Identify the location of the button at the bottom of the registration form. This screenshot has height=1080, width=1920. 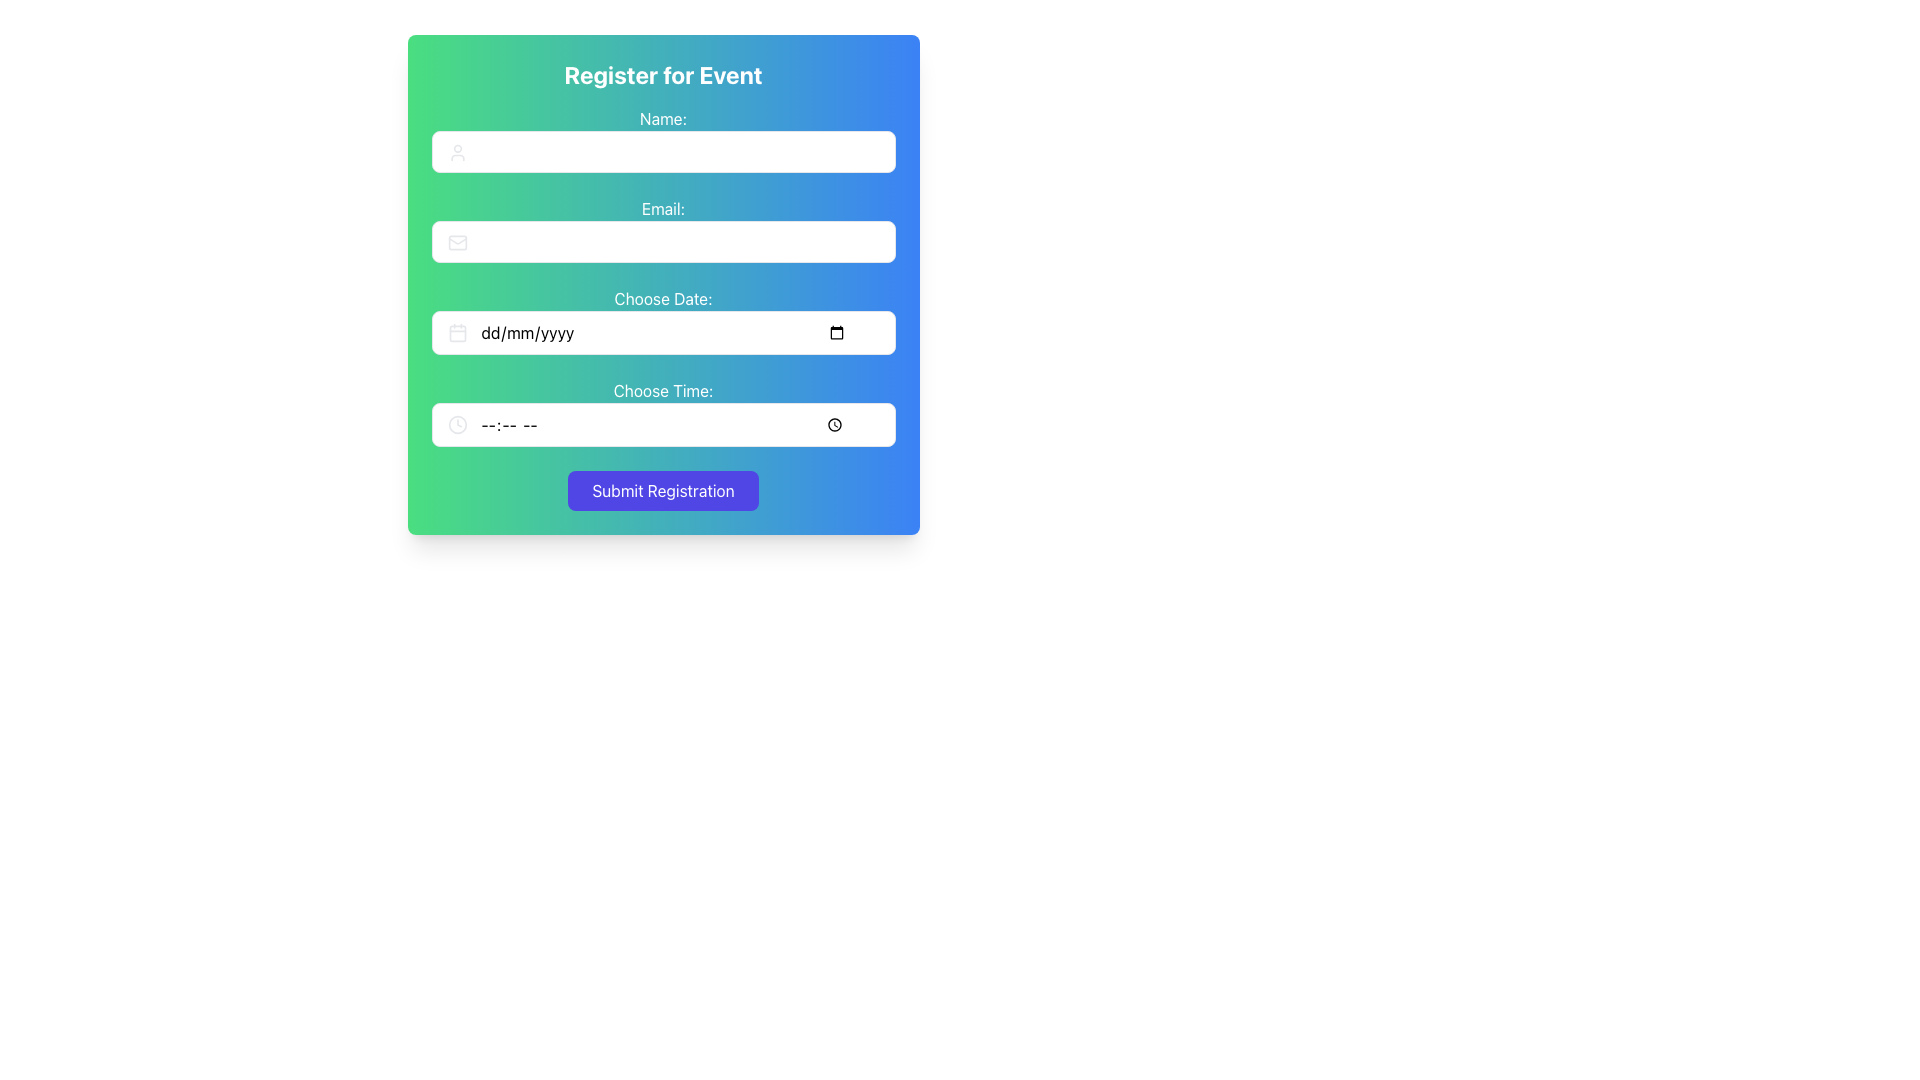
(663, 490).